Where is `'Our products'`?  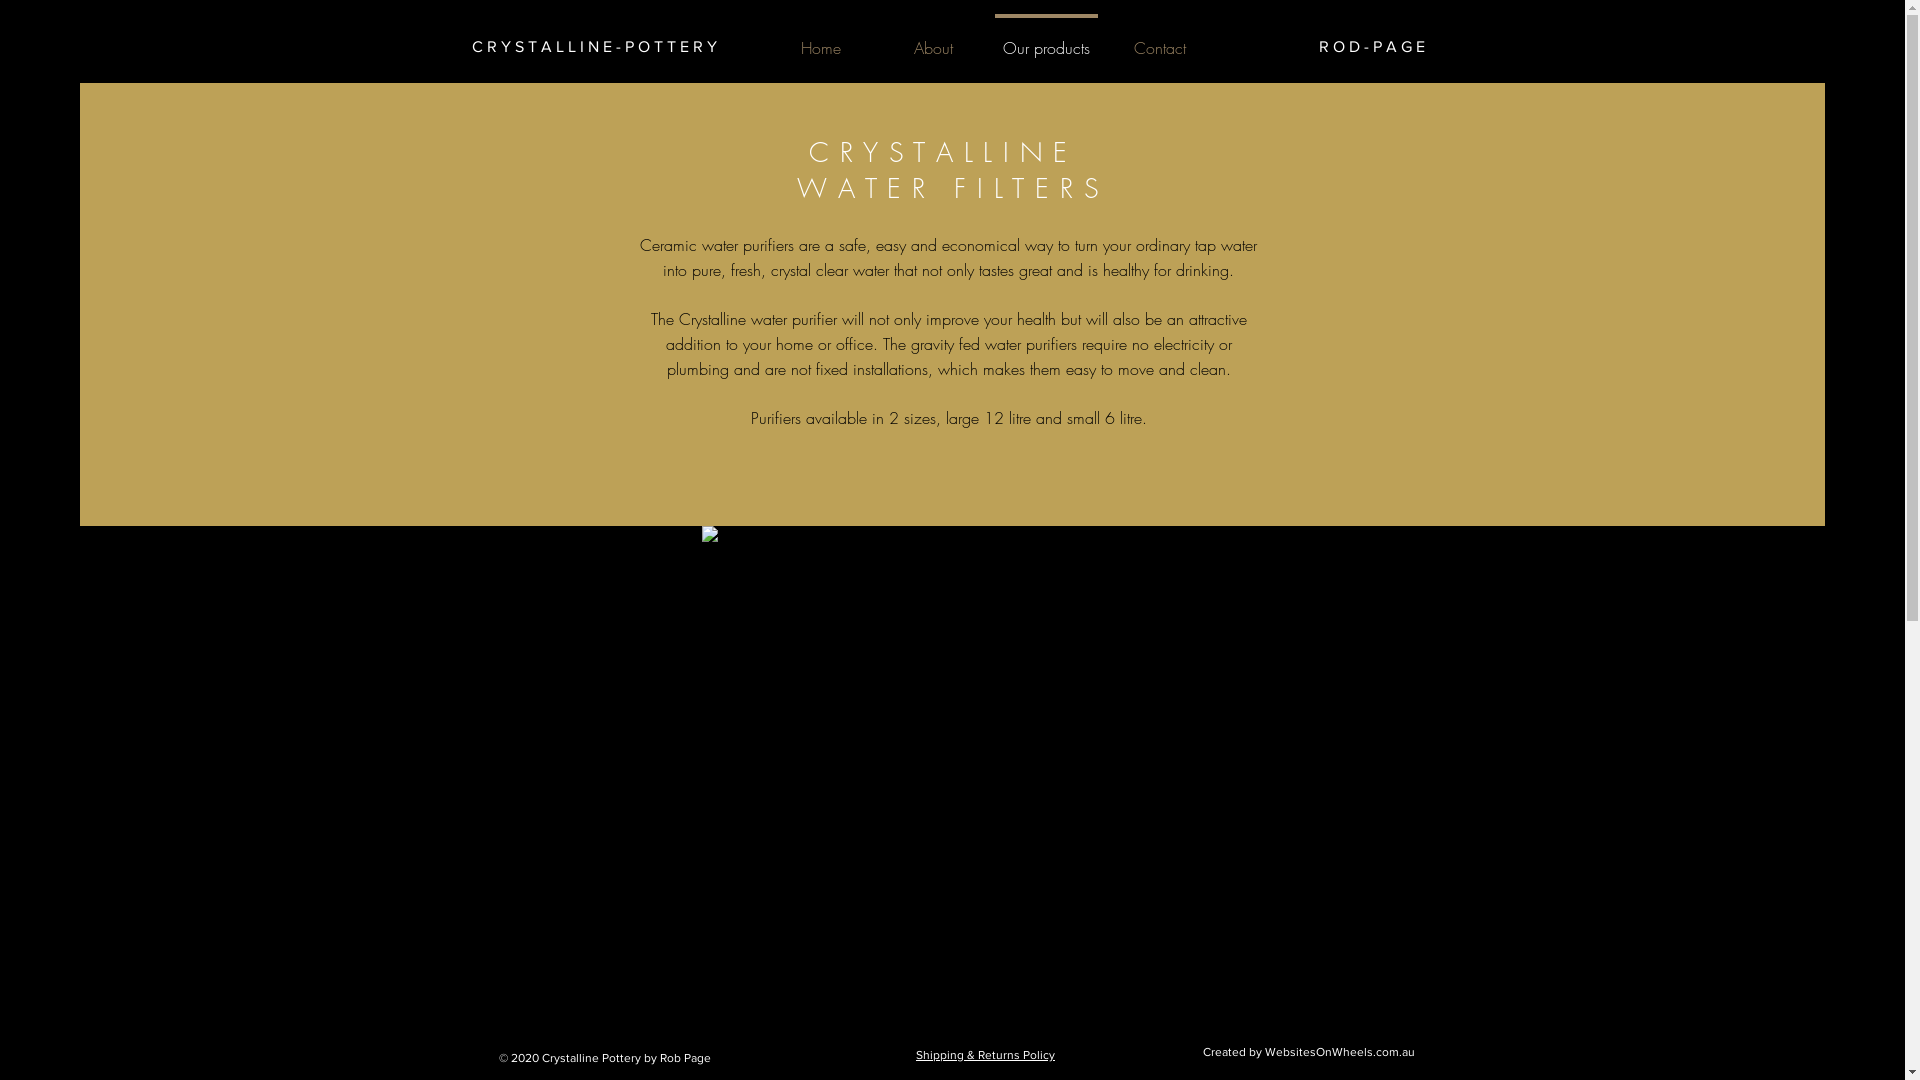
'Our products' is located at coordinates (1045, 38).